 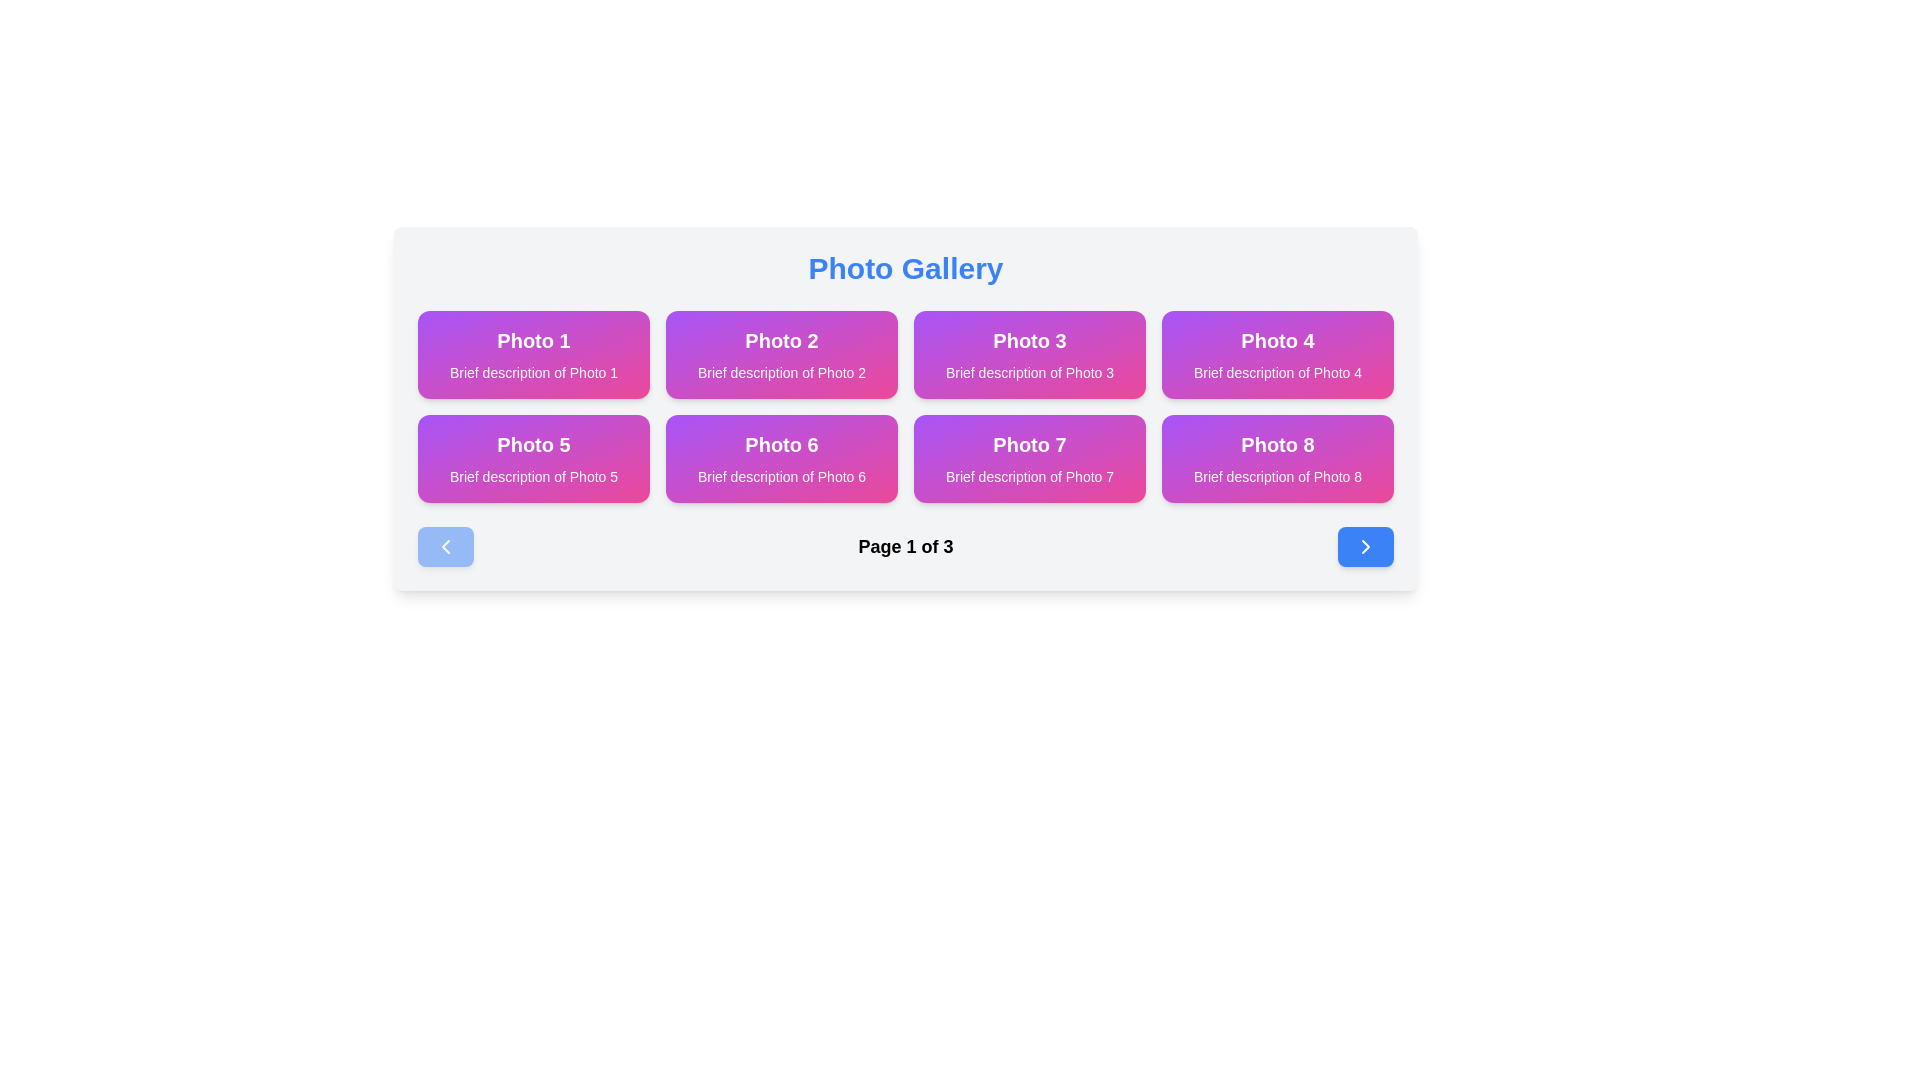 What do you see at coordinates (1276, 353) in the screenshot?
I see `the 'Photo 4' card component, which has a gradient background and bold text` at bounding box center [1276, 353].